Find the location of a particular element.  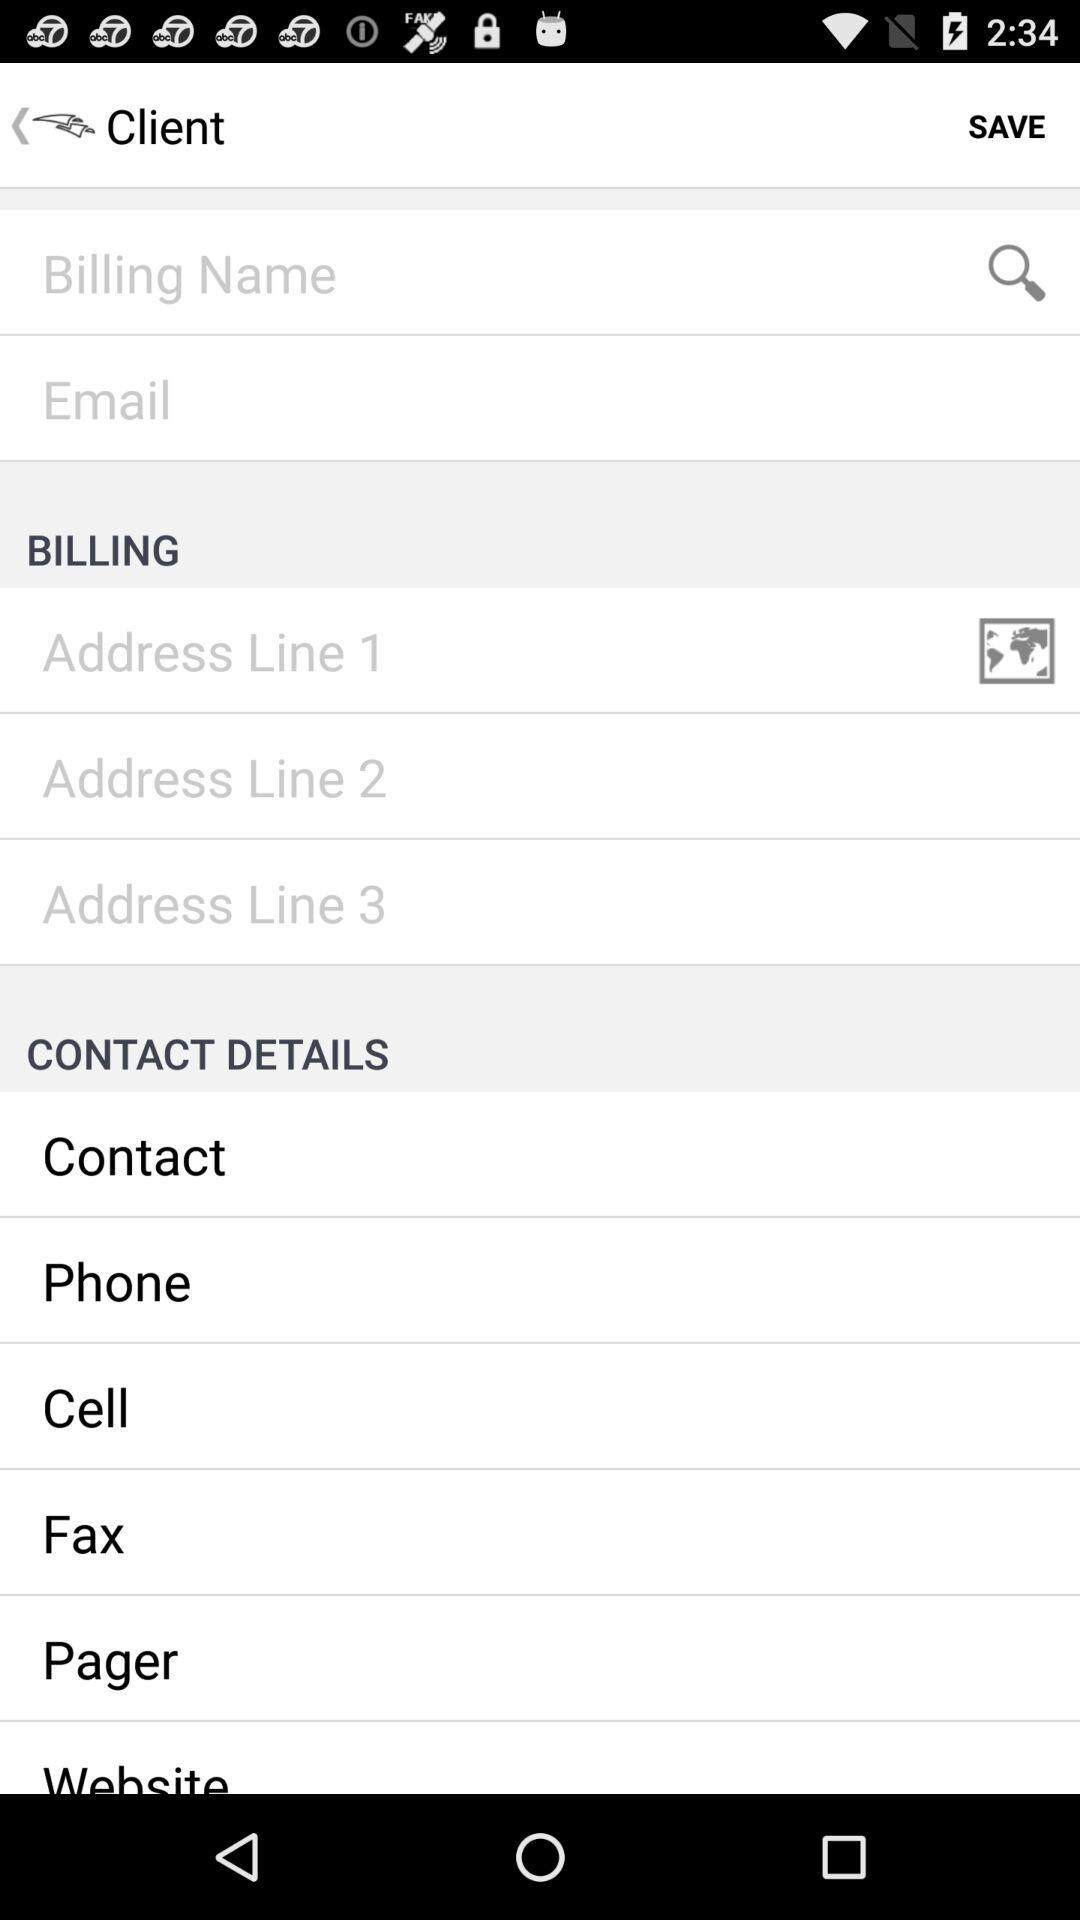

search is located at coordinates (1017, 272).